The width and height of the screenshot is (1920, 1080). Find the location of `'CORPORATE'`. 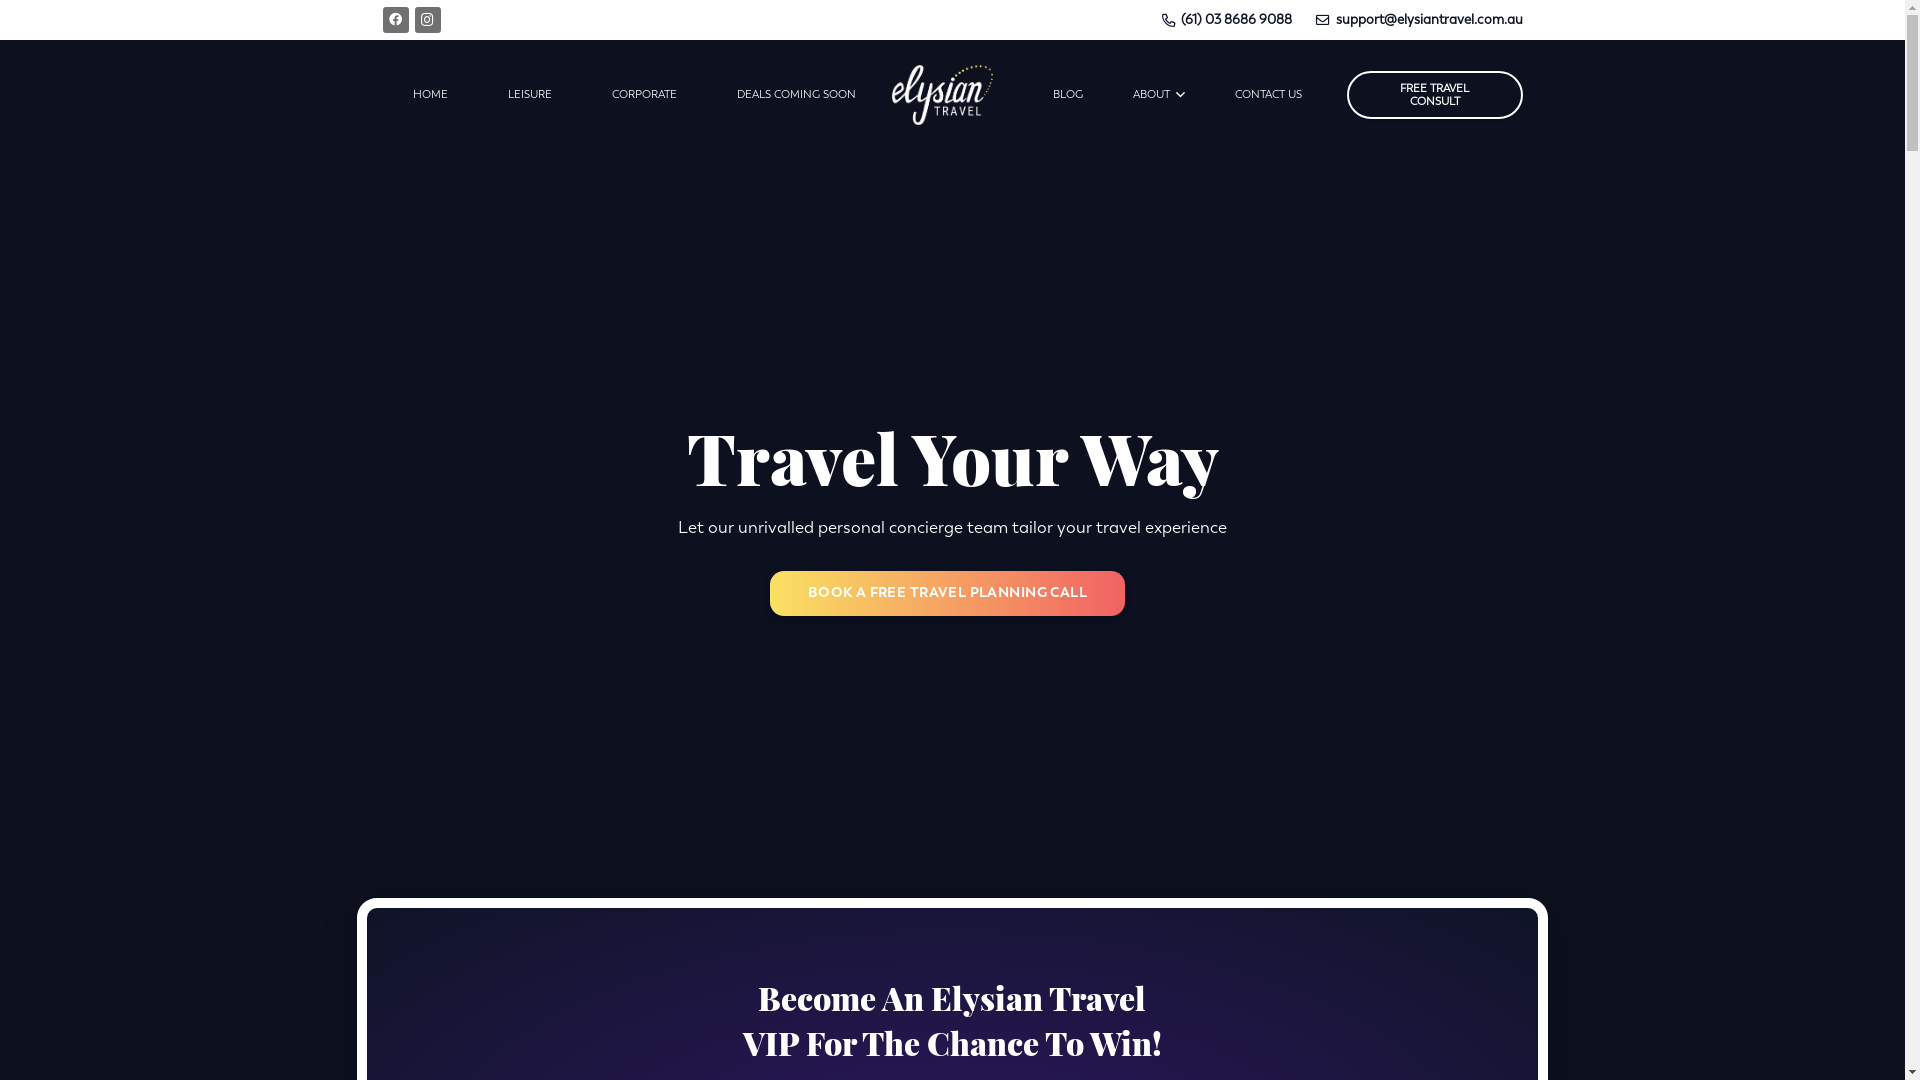

'CORPORATE' is located at coordinates (644, 95).